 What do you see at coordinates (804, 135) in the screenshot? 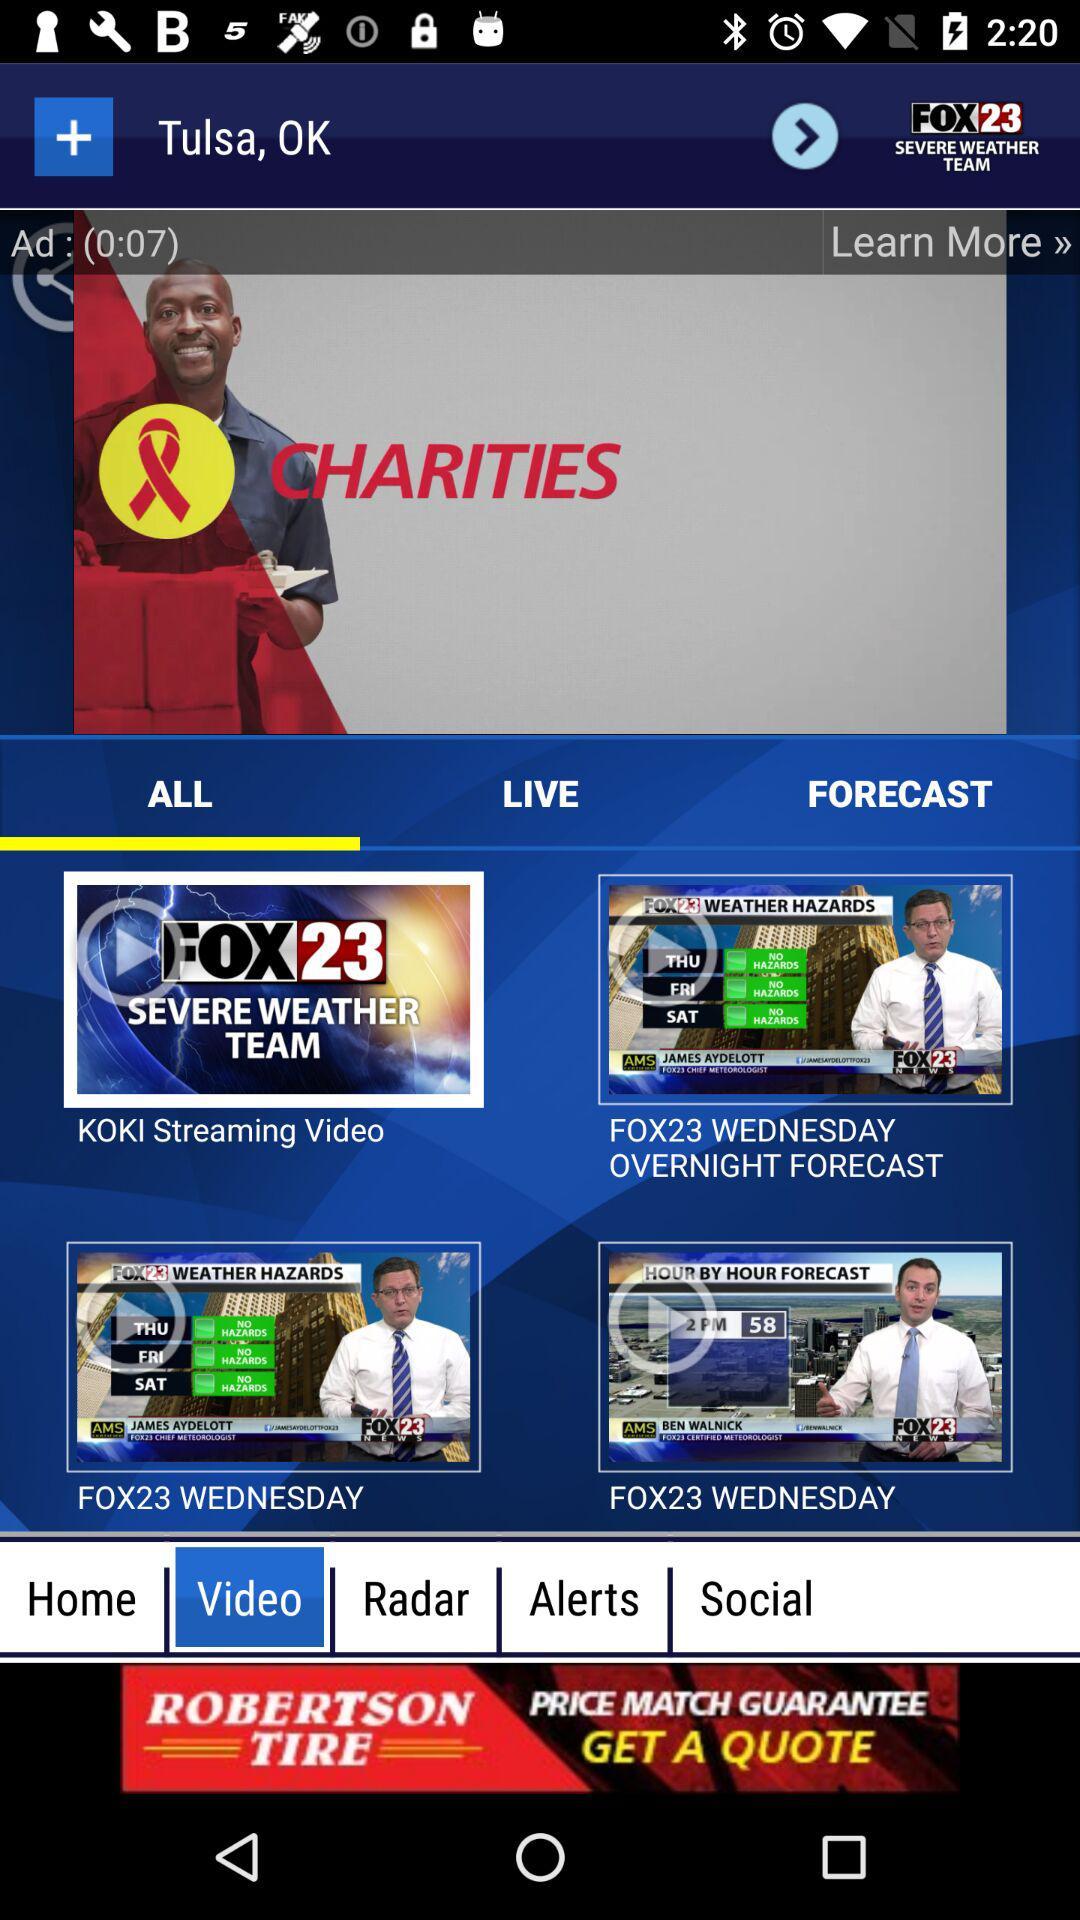
I see `next button` at bounding box center [804, 135].